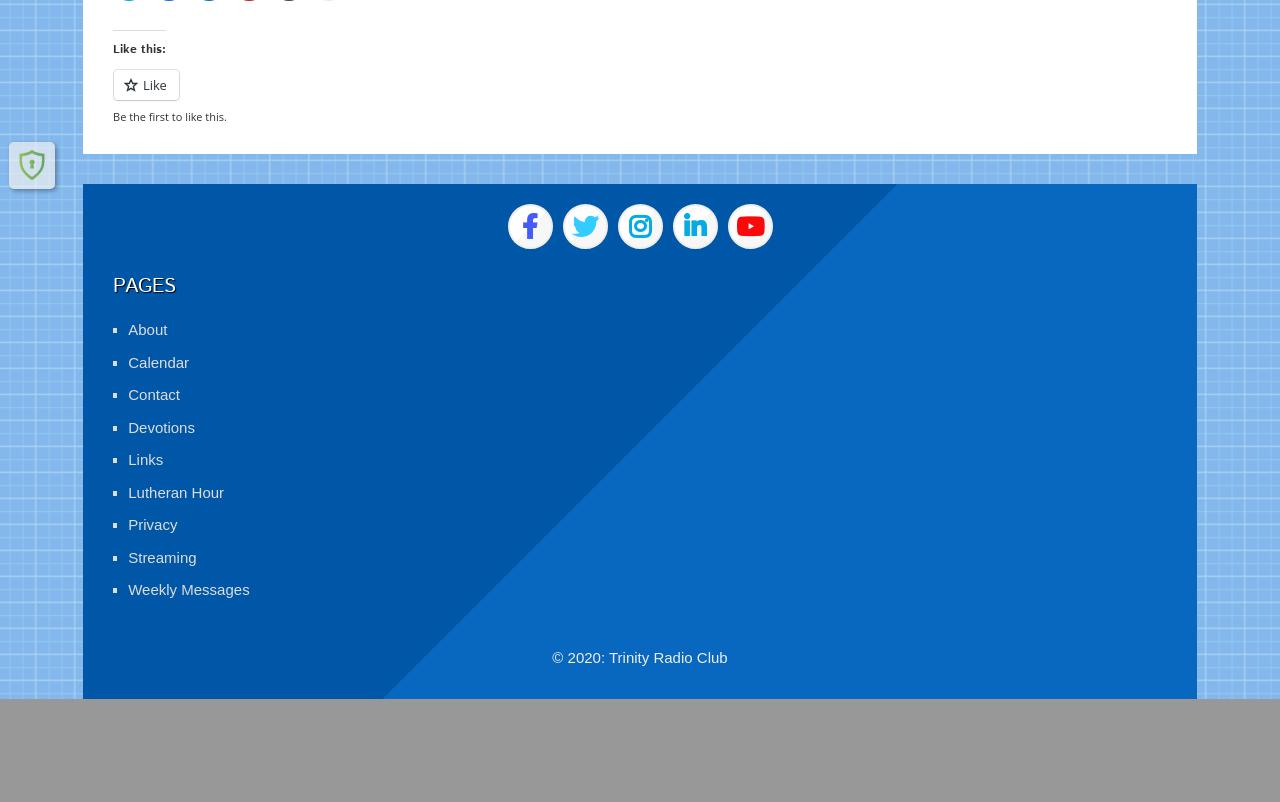 Image resolution: width=1280 pixels, height=802 pixels. What do you see at coordinates (162, 533) in the screenshot?
I see `'Streaming'` at bounding box center [162, 533].